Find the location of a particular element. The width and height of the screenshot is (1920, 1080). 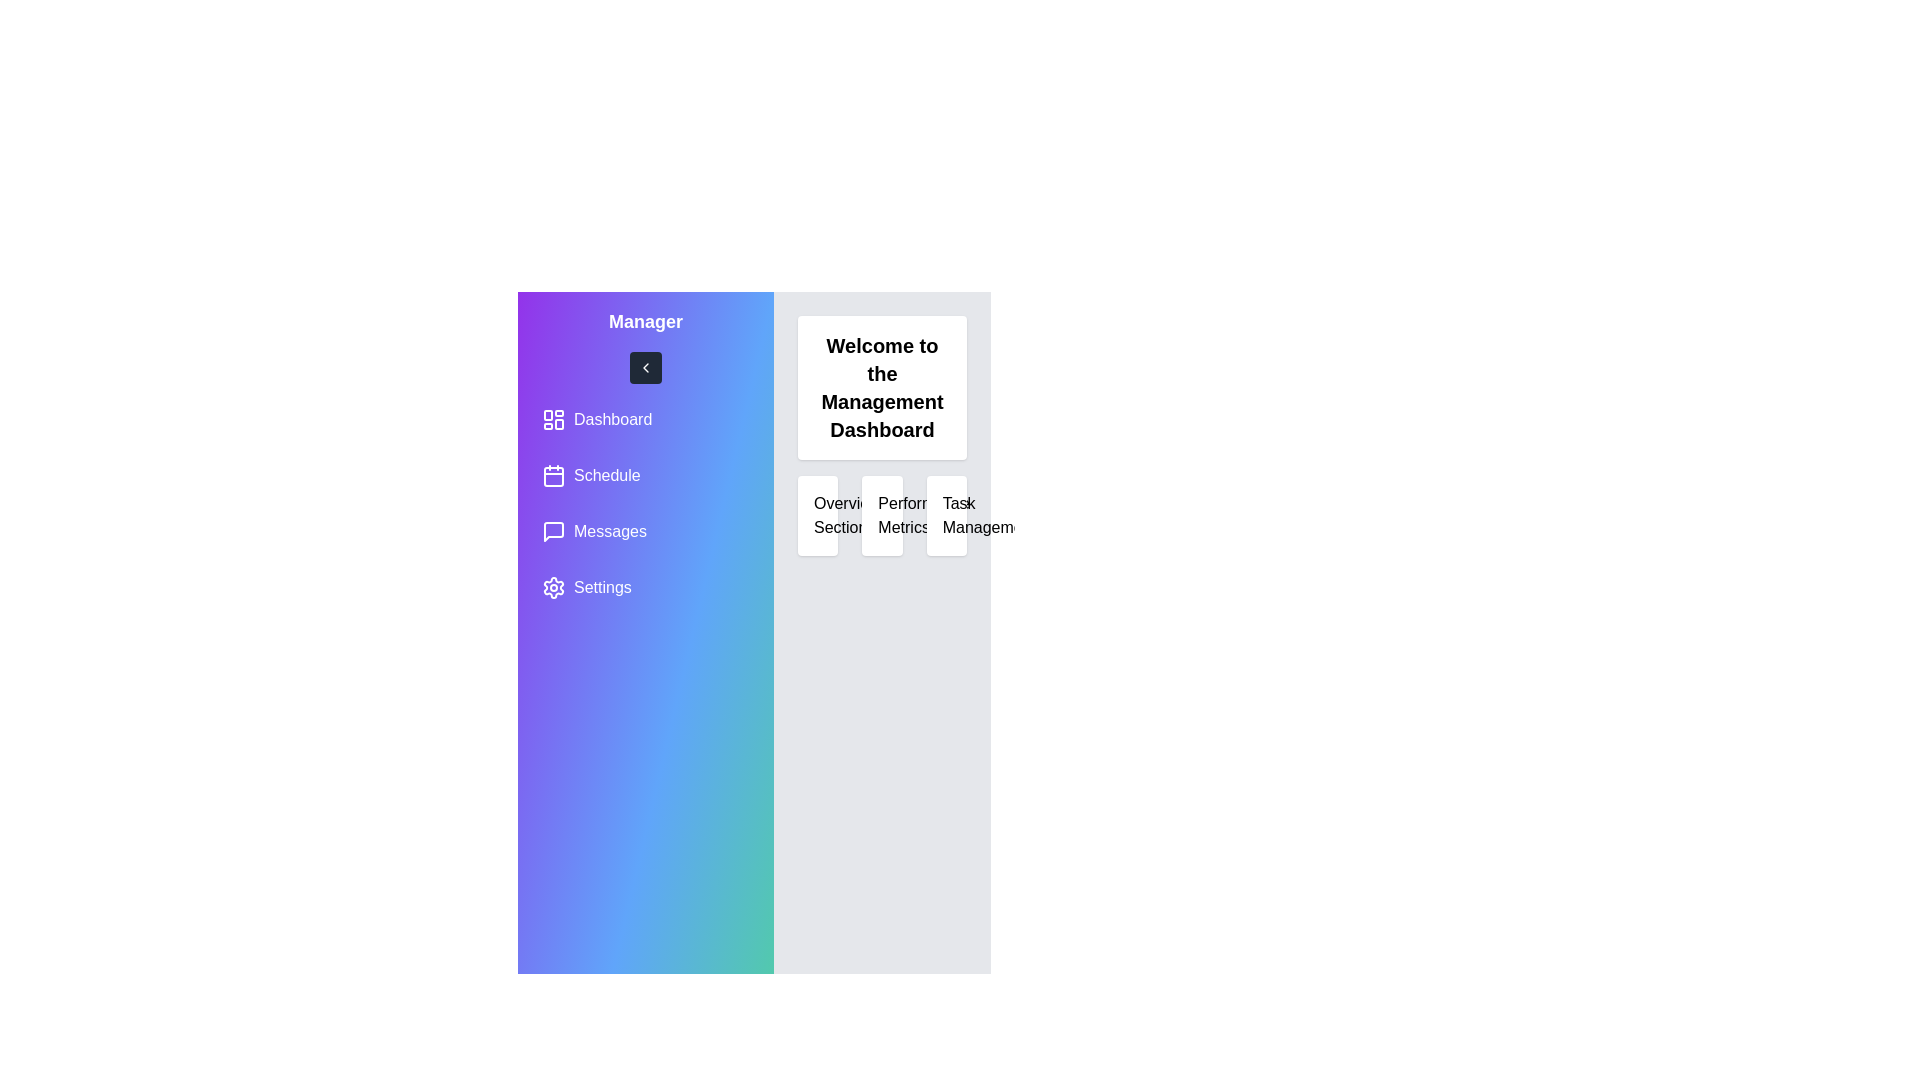

the navigation button that leads to the main dashboard view, located at the top of the left-hand navigation panel, to change its appearance is located at coordinates (646, 419).